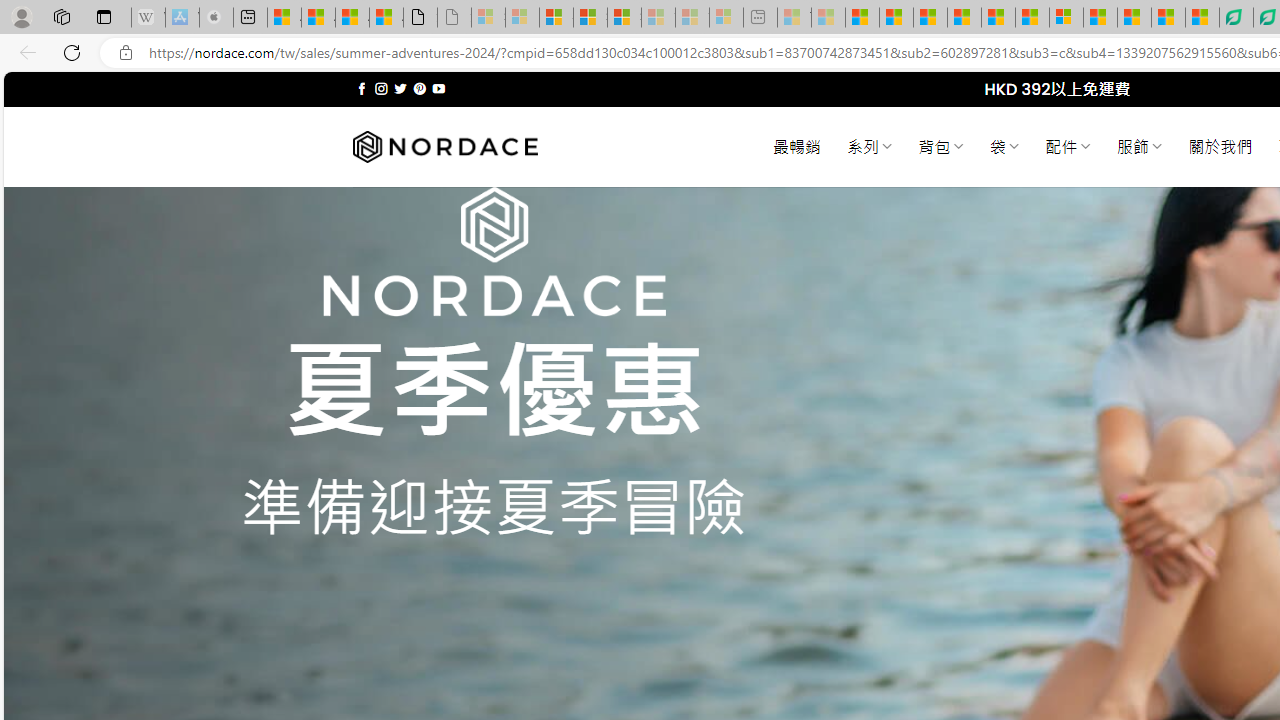 This screenshot has width=1280, height=720. Describe the element at coordinates (362, 88) in the screenshot. I see `'Follow on Facebook'` at that location.